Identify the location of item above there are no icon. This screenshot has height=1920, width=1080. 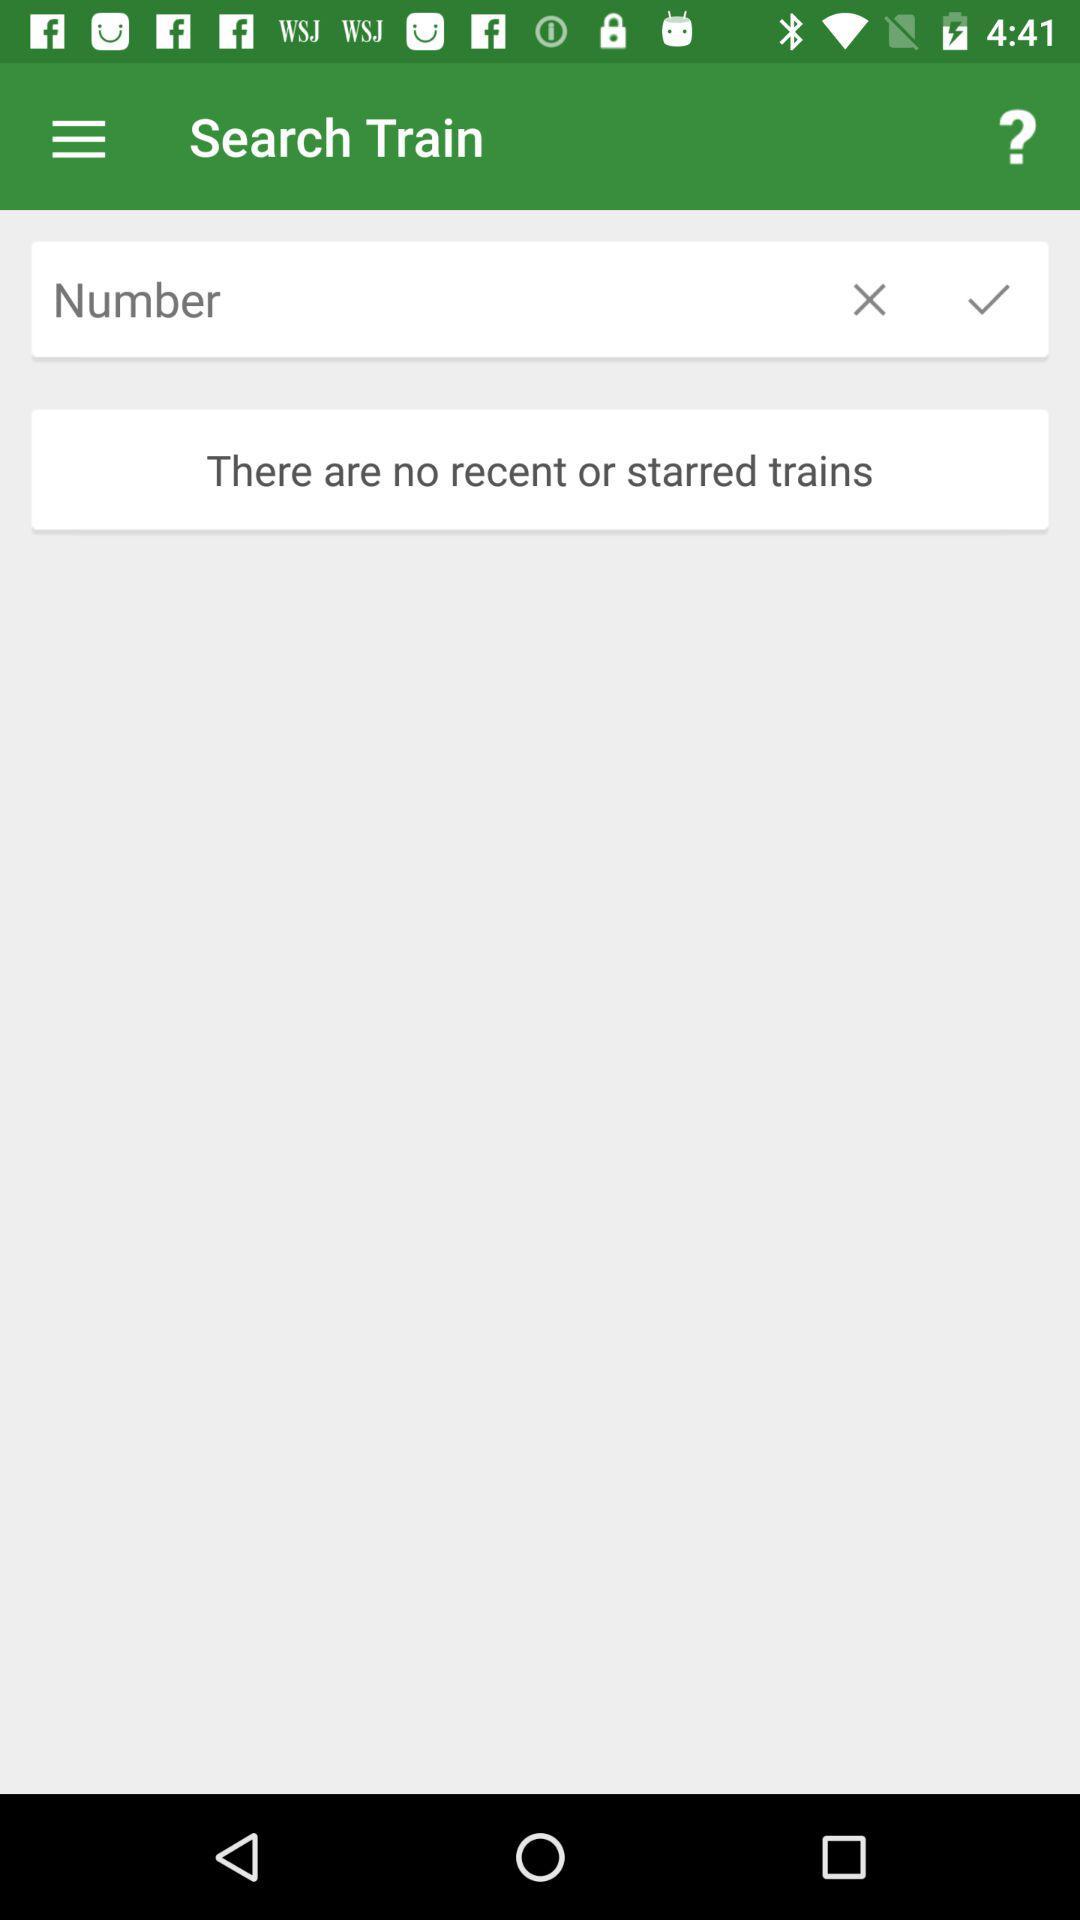
(419, 298).